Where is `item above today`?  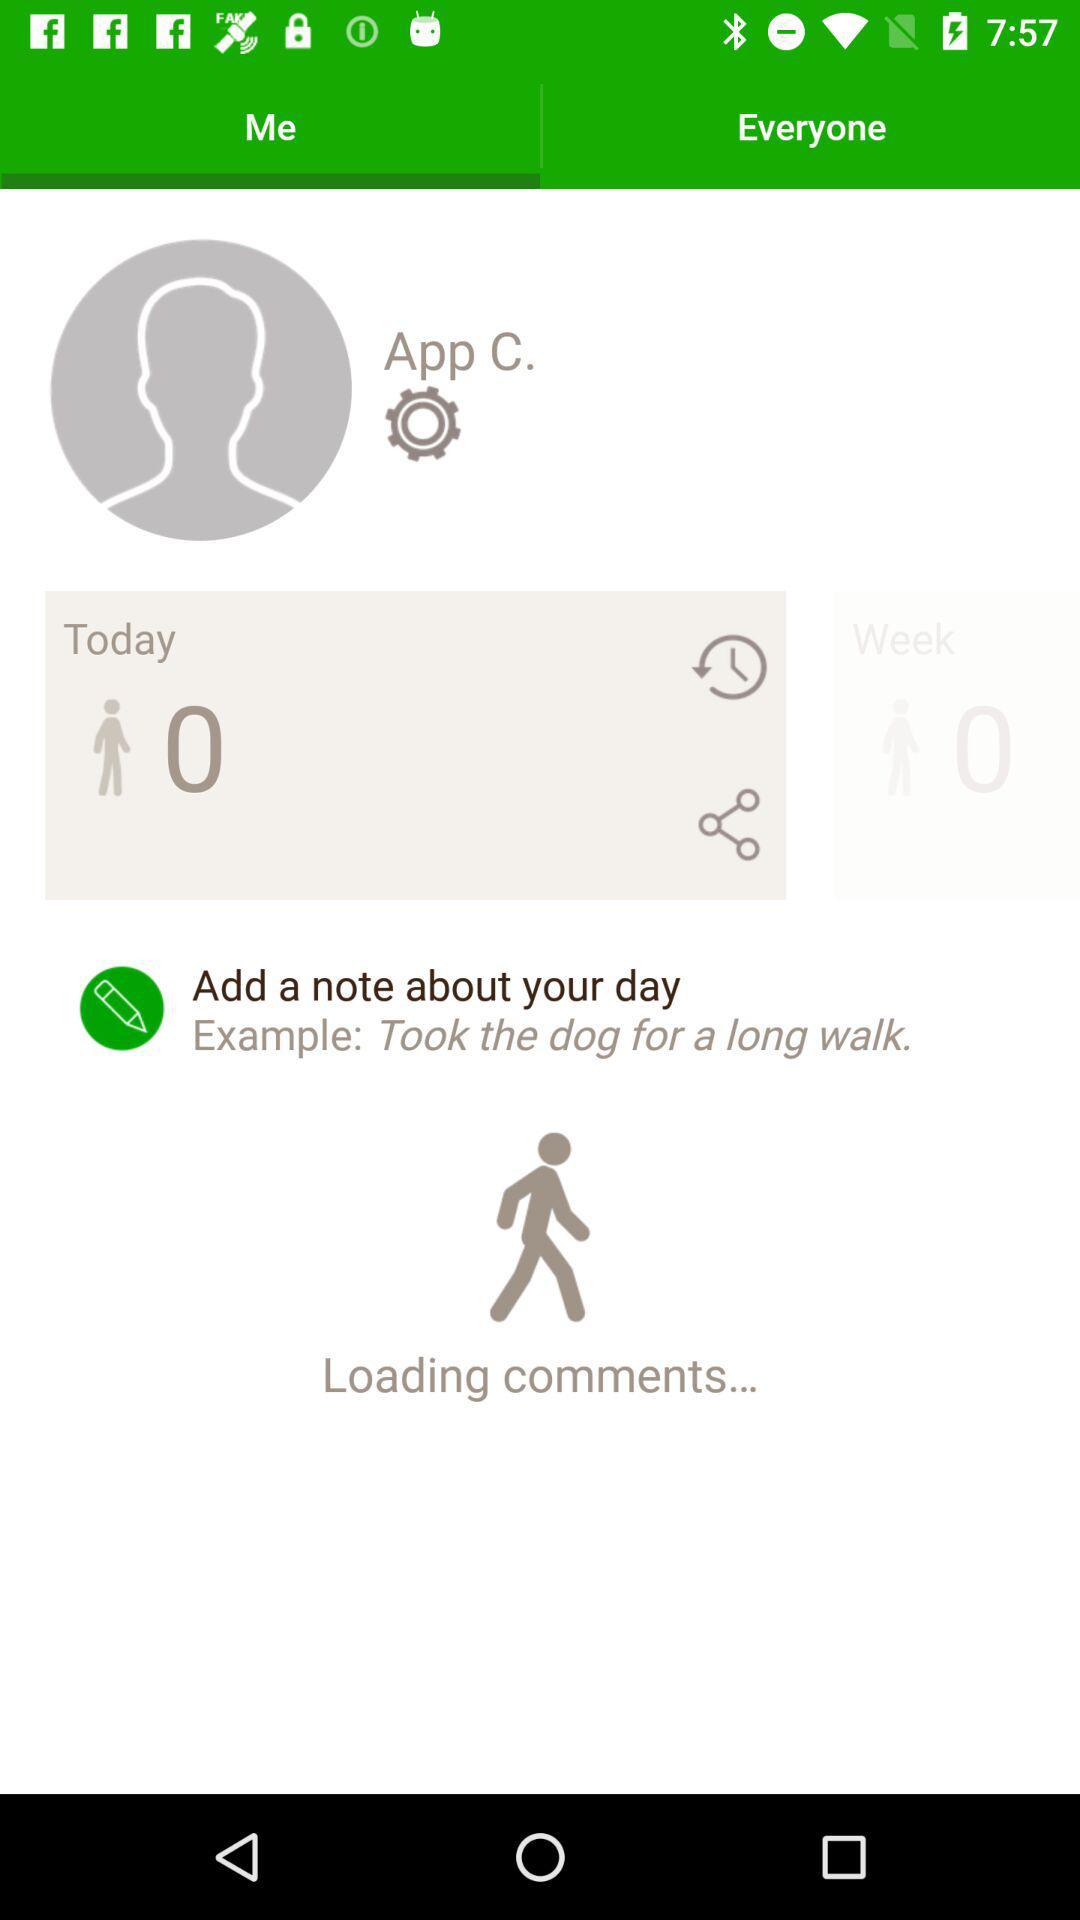 item above today is located at coordinates (199, 388).